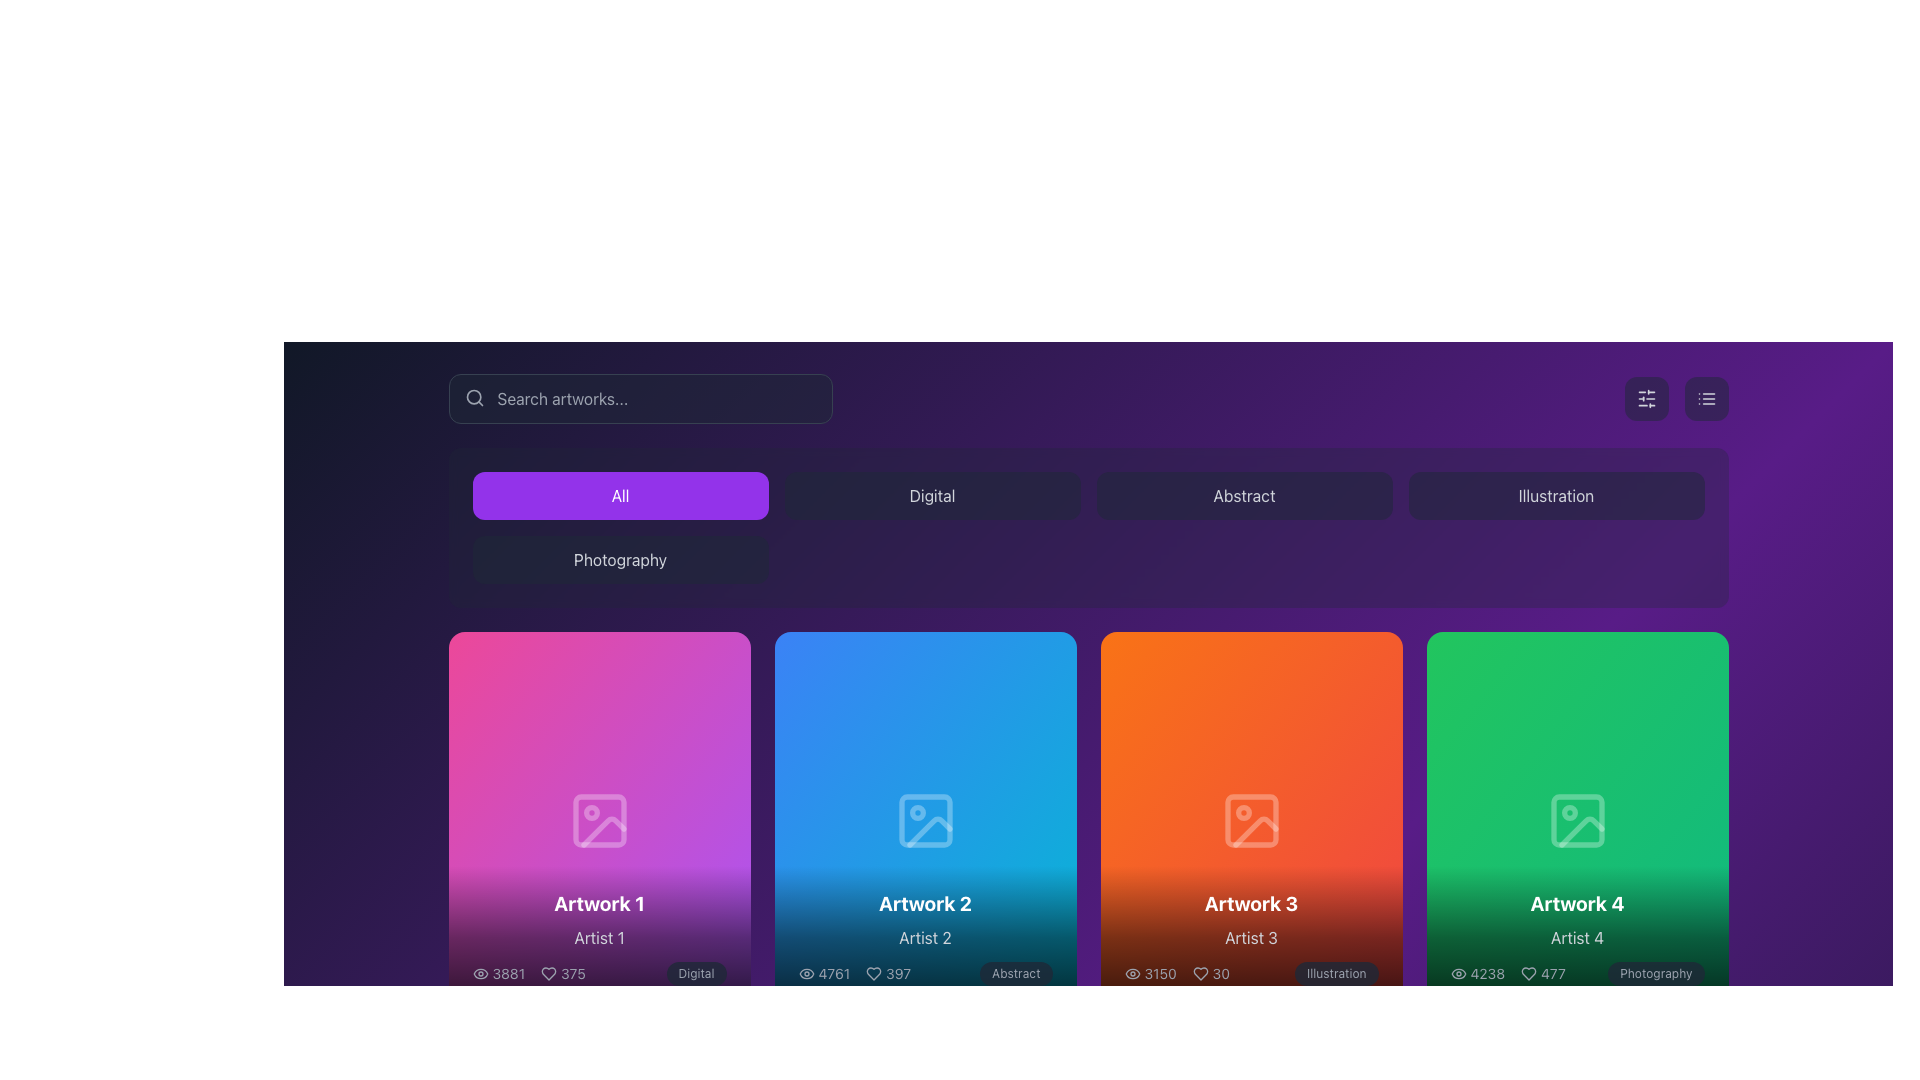  What do you see at coordinates (1210, 972) in the screenshot?
I see `the numeric value '30' located beside the heart-shaped icon in the bottom left corner of the 'Artwork 3' card` at bounding box center [1210, 972].